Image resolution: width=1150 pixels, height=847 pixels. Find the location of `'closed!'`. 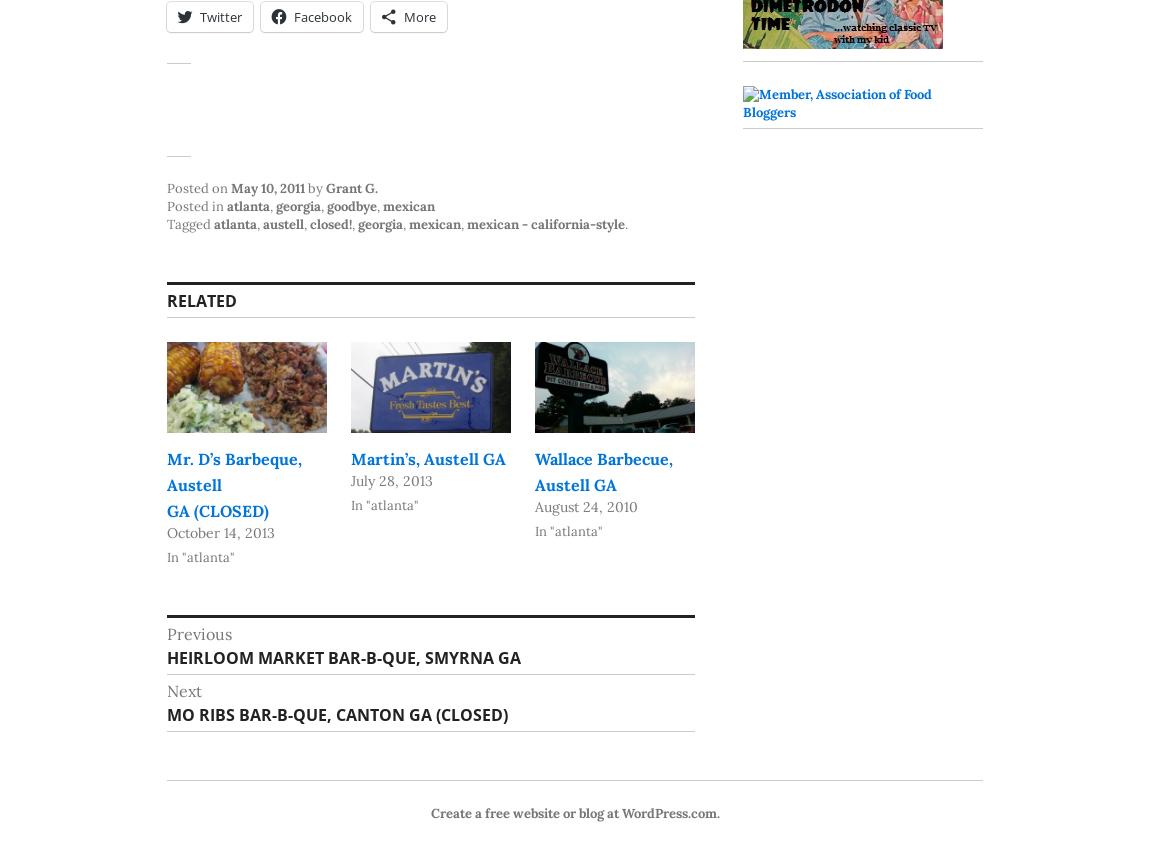

'closed!' is located at coordinates (330, 223).